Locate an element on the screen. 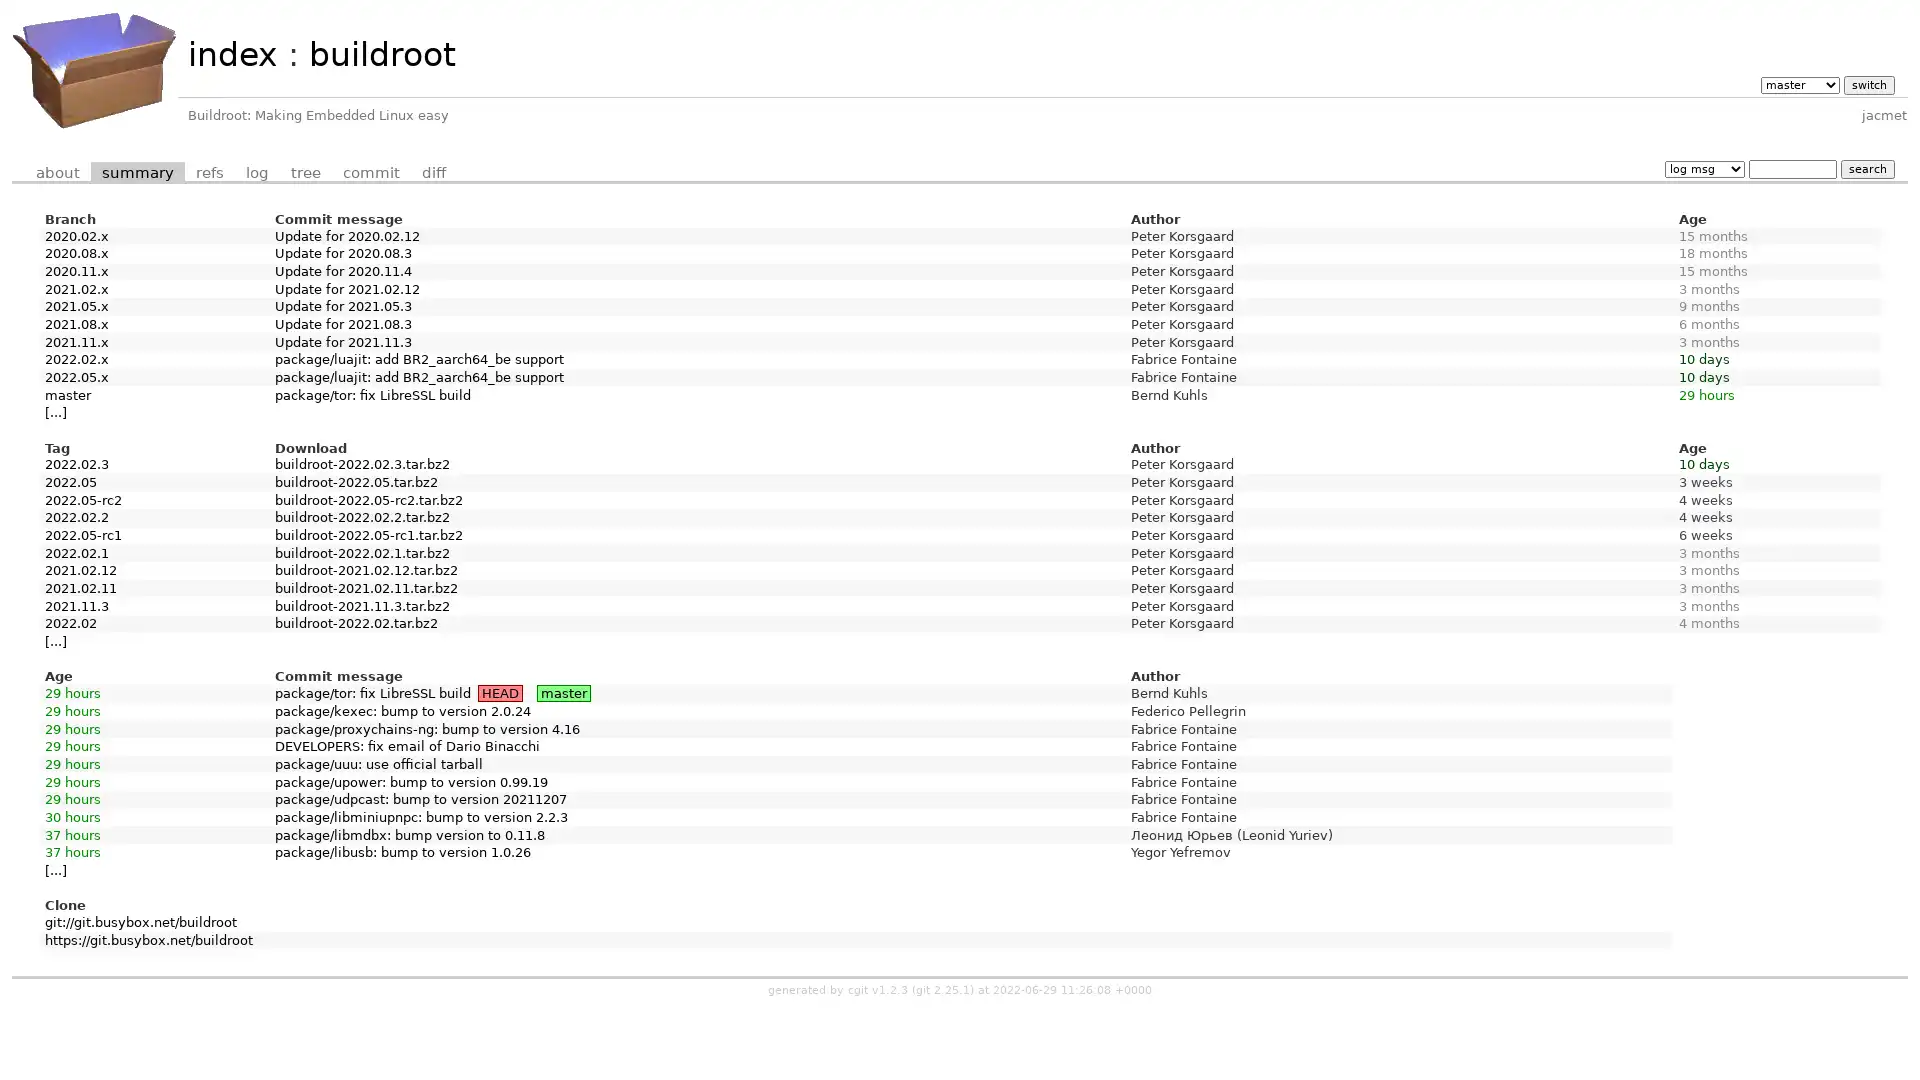 Image resolution: width=1920 pixels, height=1080 pixels. search is located at coordinates (1866, 167).